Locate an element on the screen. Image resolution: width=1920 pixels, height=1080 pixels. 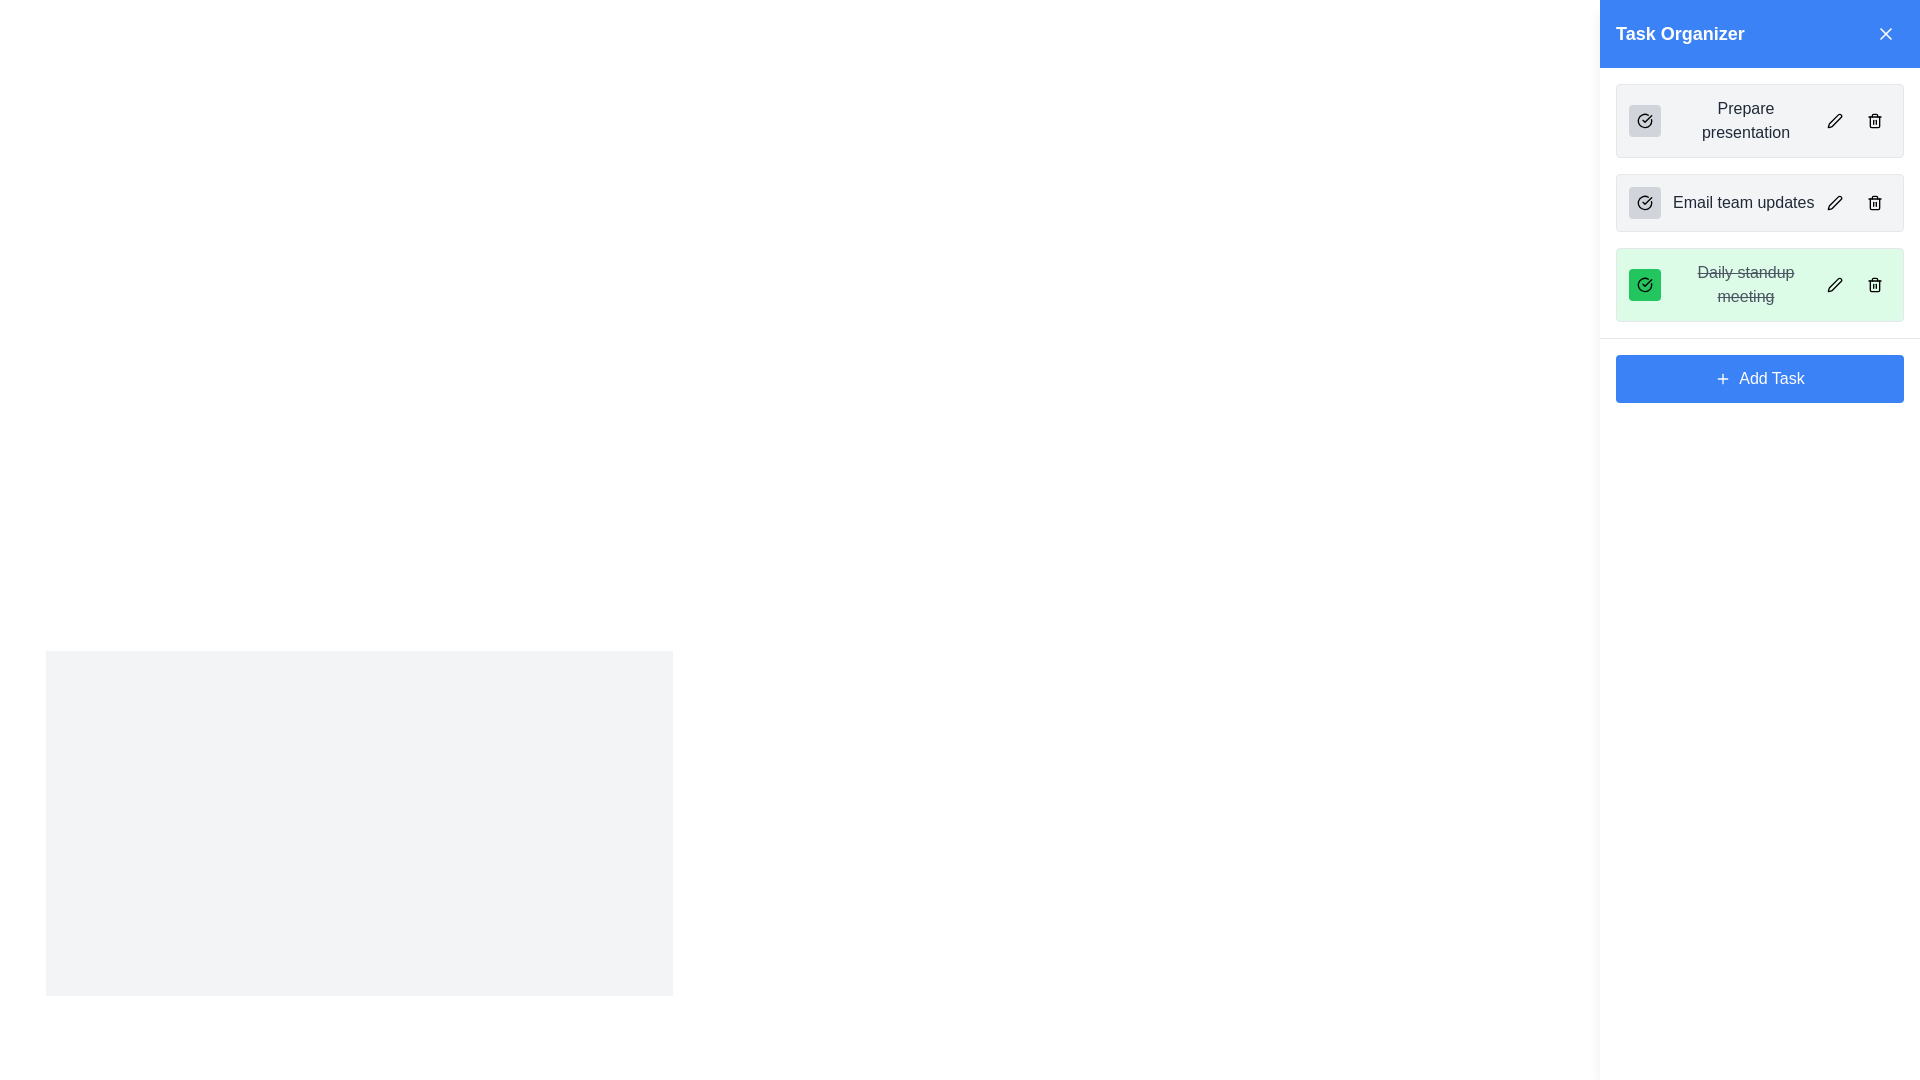
the edit icon located in the second row of the task list on the right-hand side to initiate editing of the corresponding task's details is located at coordinates (1834, 203).